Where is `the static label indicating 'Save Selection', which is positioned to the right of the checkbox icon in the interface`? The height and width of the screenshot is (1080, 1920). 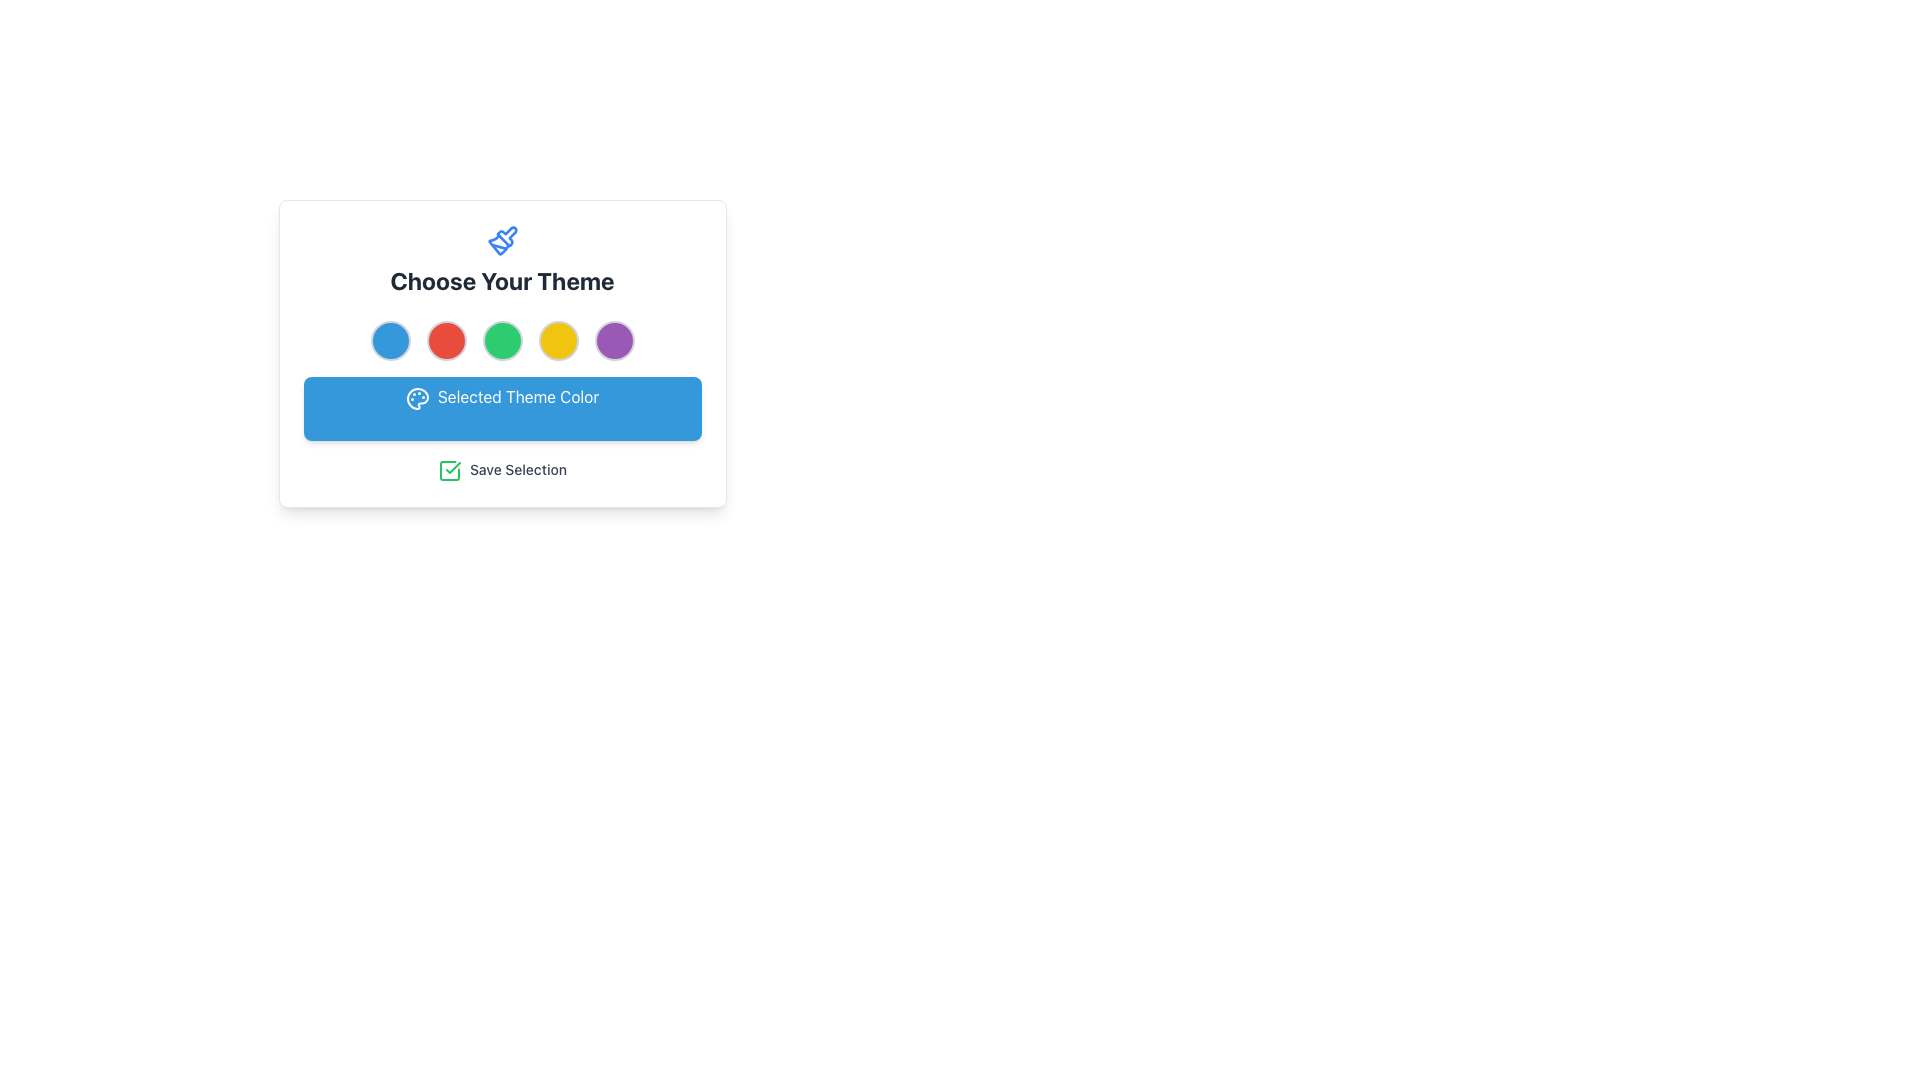
the static label indicating 'Save Selection', which is positioned to the right of the checkbox icon in the interface is located at coordinates (518, 469).